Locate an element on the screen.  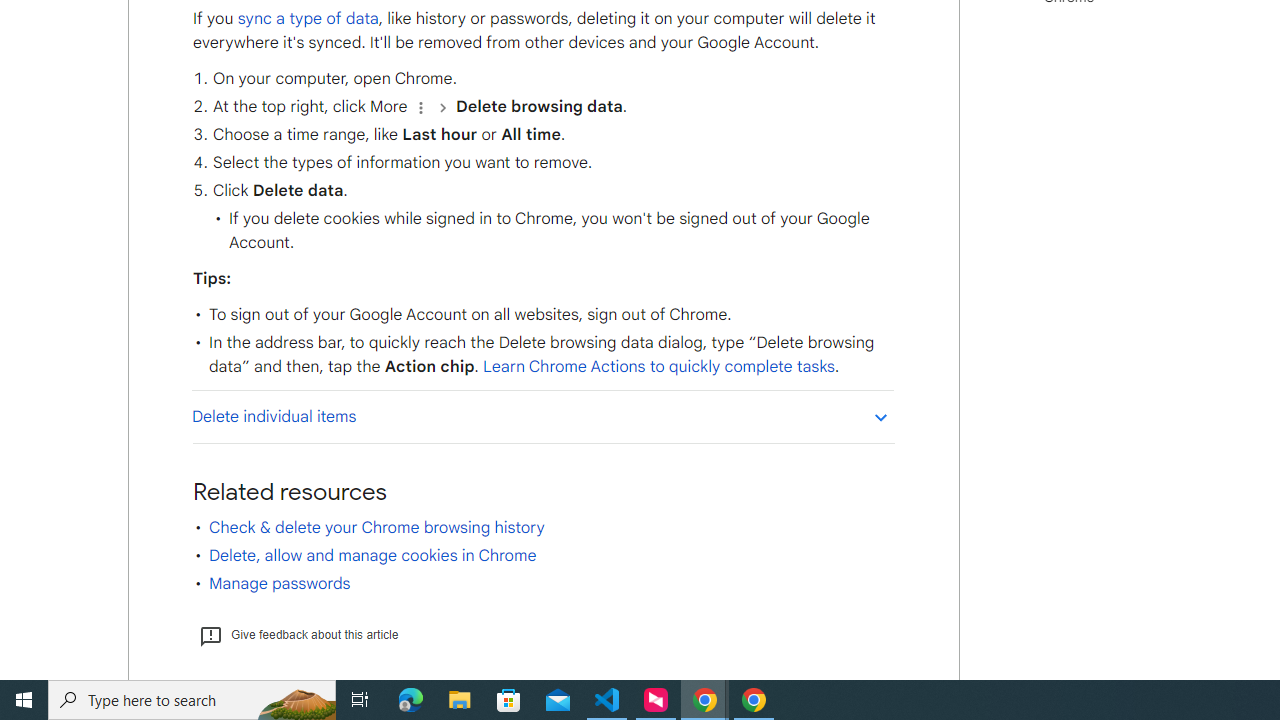
'Check & delete your Chrome browsing history' is located at coordinates (376, 526).